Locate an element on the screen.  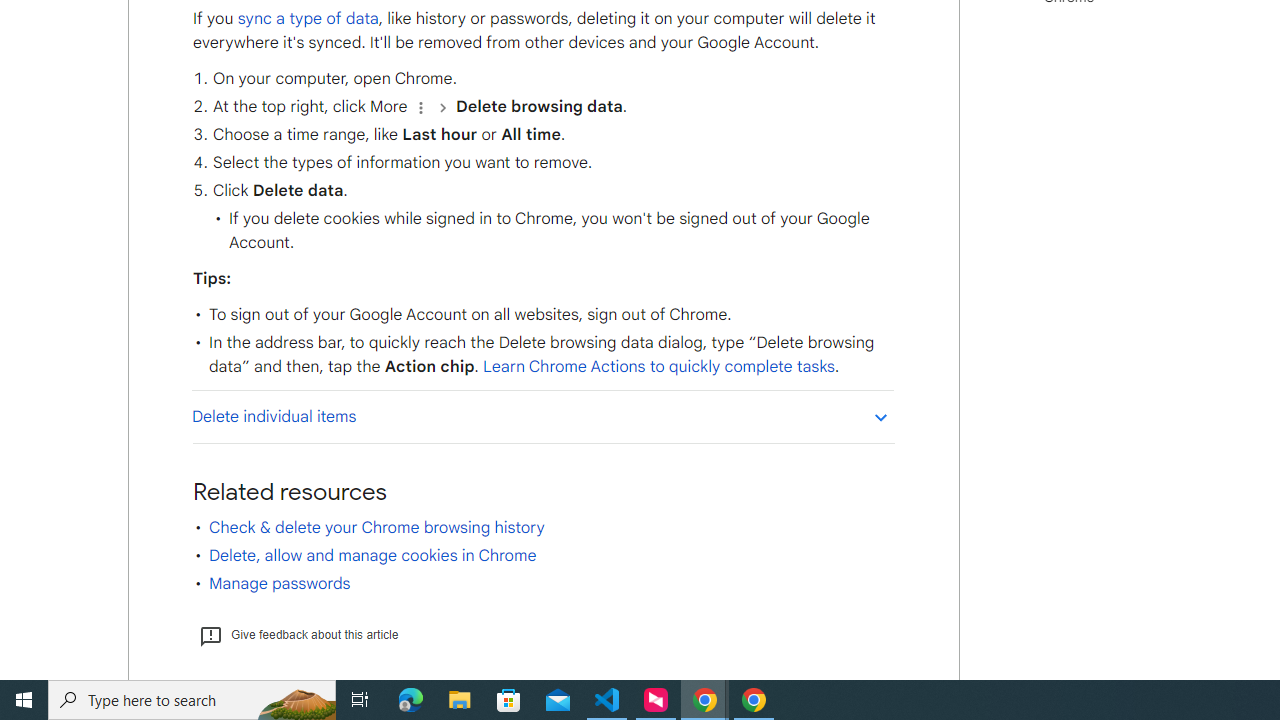
'Check & delete your Chrome browsing history' is located at coordinates (376, 526).